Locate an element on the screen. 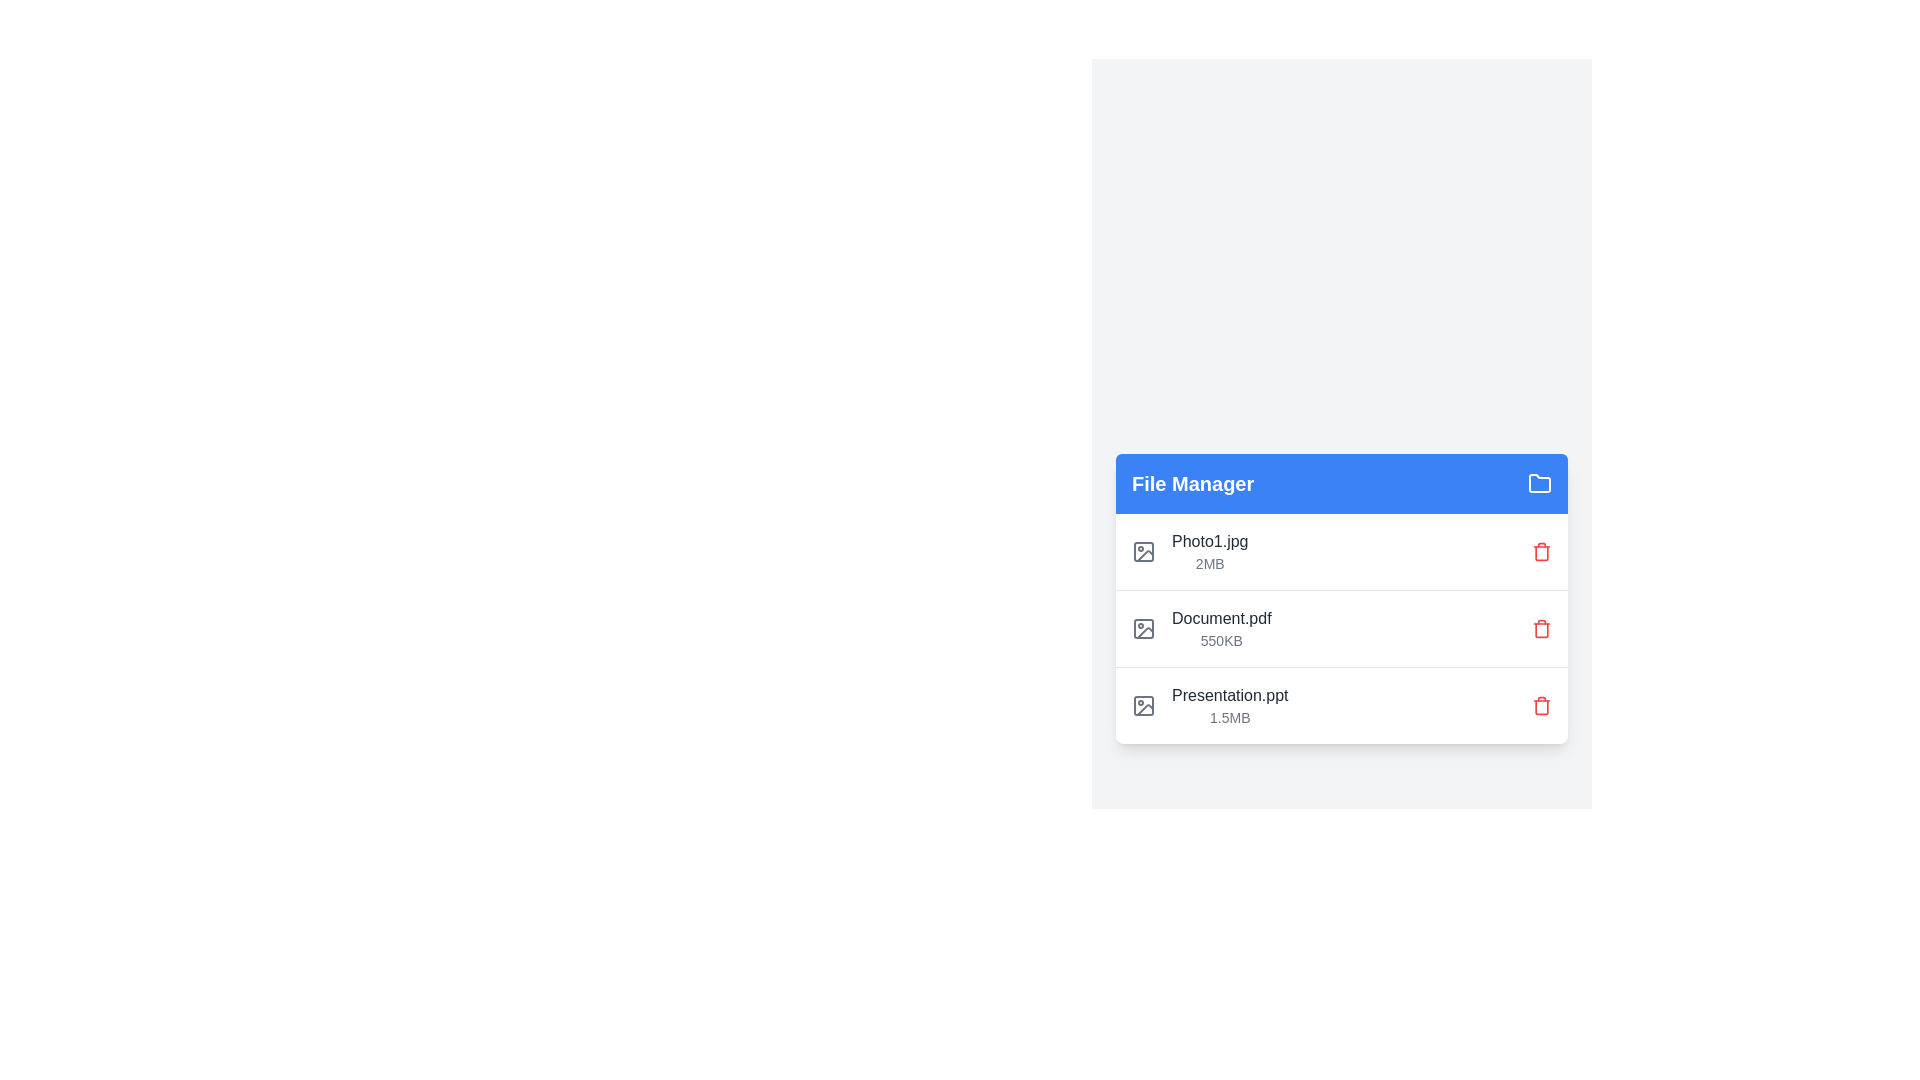  the text label displaying the file size '2MB', which is styled in gray and located beneath the filename 'Photo1.jpg' in the file details section is located at coordinates (1209, 563).